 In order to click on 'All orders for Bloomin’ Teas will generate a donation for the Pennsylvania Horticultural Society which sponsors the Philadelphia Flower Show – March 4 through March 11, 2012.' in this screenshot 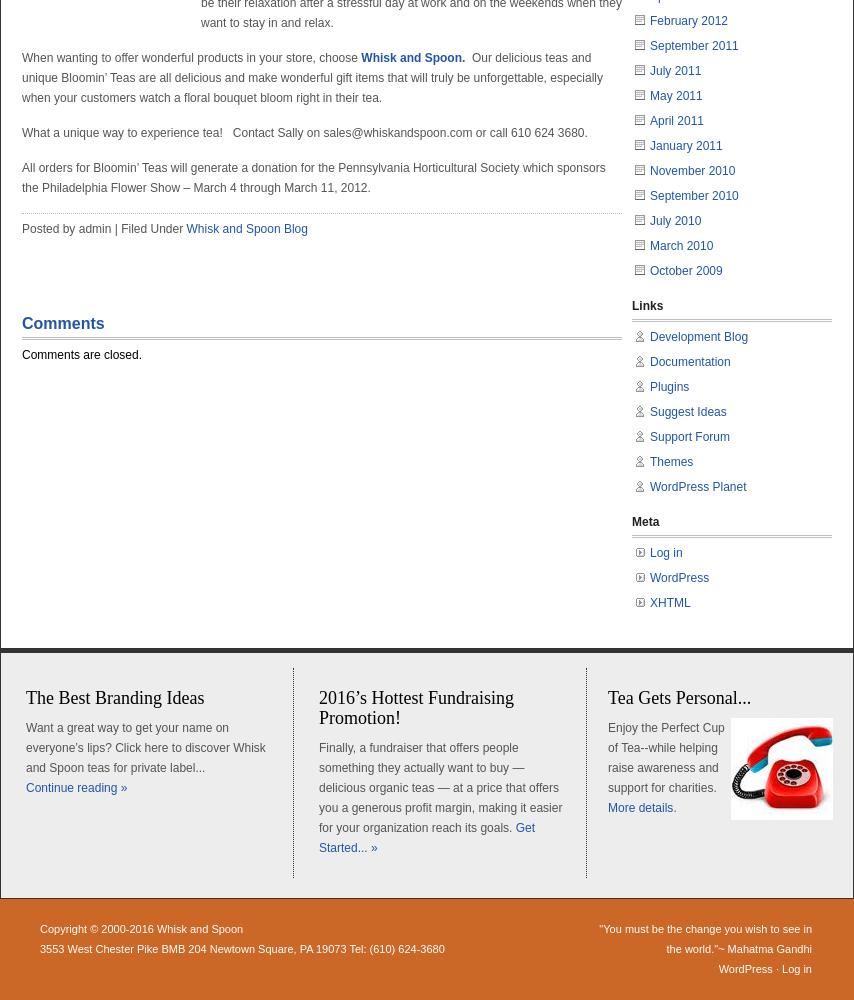, I will do `click(312, 178)`.